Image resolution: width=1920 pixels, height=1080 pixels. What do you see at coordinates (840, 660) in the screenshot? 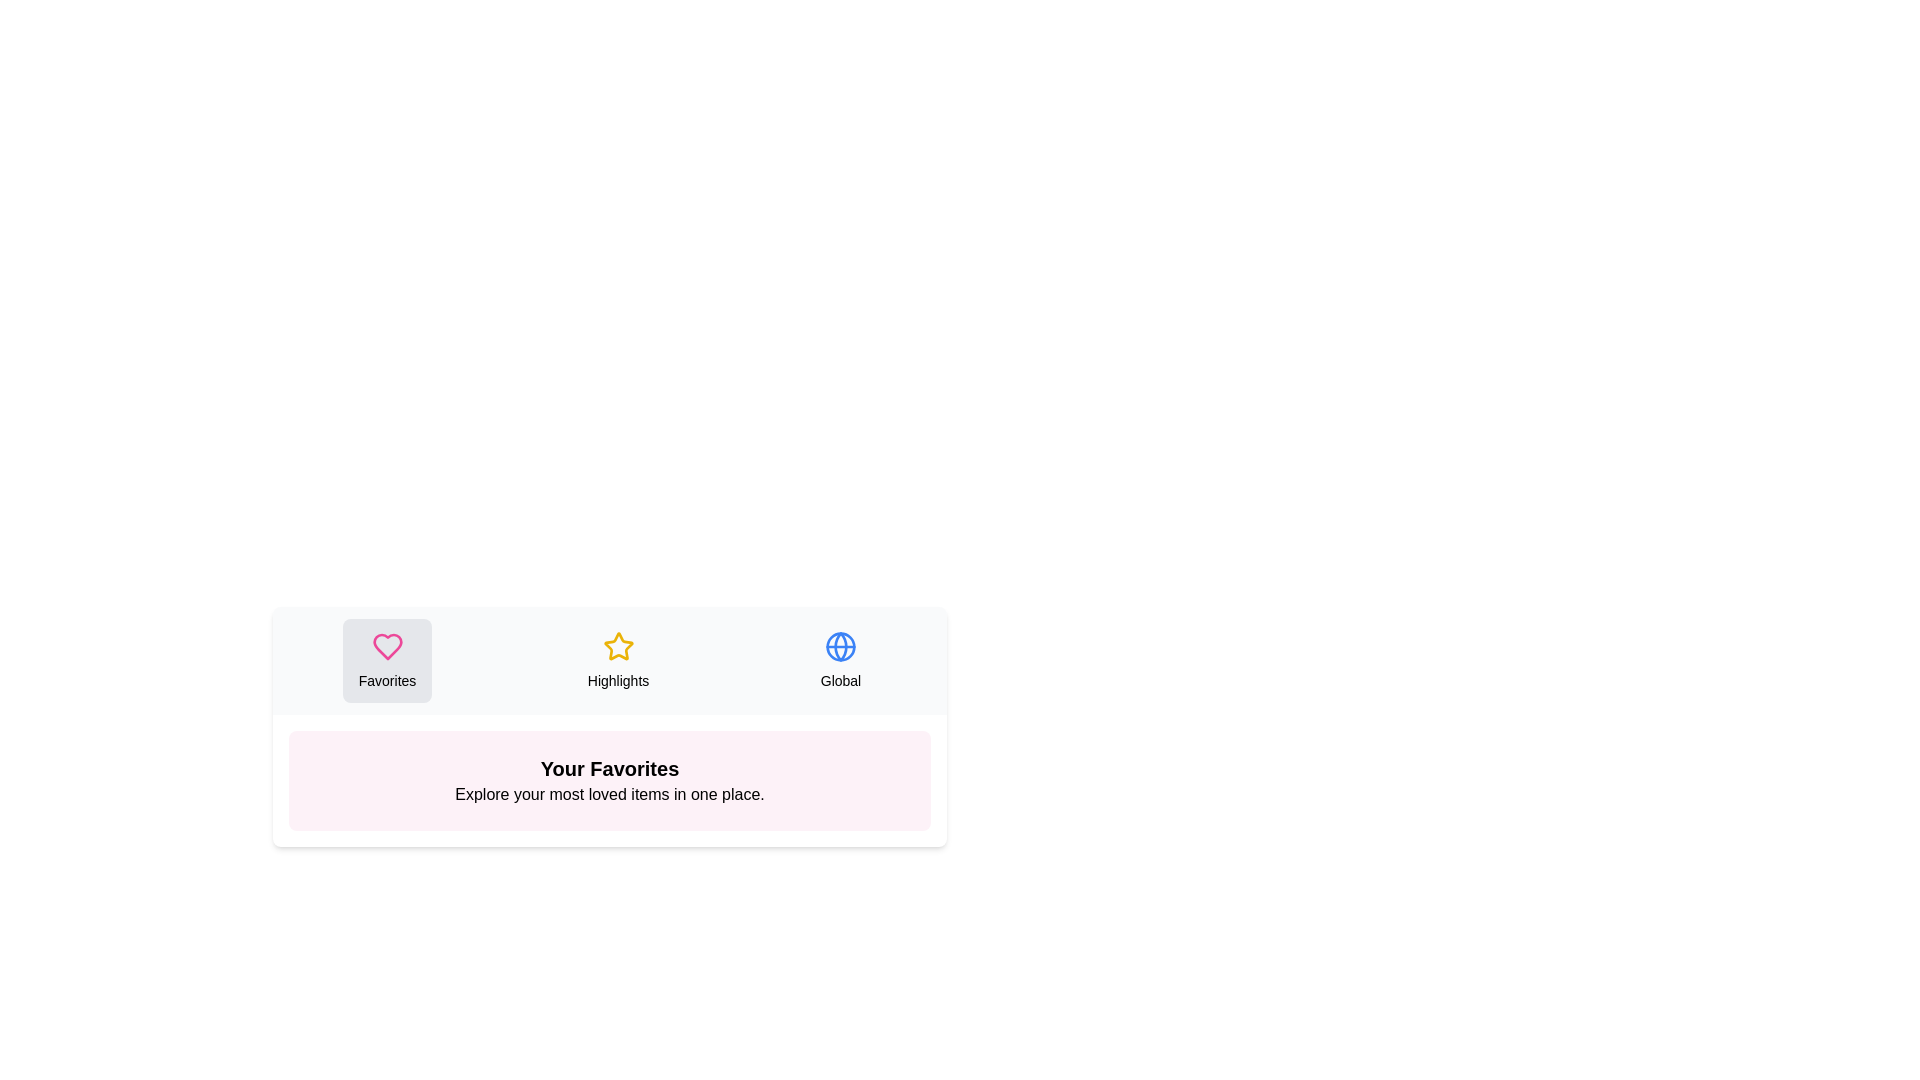
I see `the Global tab` at bounding box center [840, 660].